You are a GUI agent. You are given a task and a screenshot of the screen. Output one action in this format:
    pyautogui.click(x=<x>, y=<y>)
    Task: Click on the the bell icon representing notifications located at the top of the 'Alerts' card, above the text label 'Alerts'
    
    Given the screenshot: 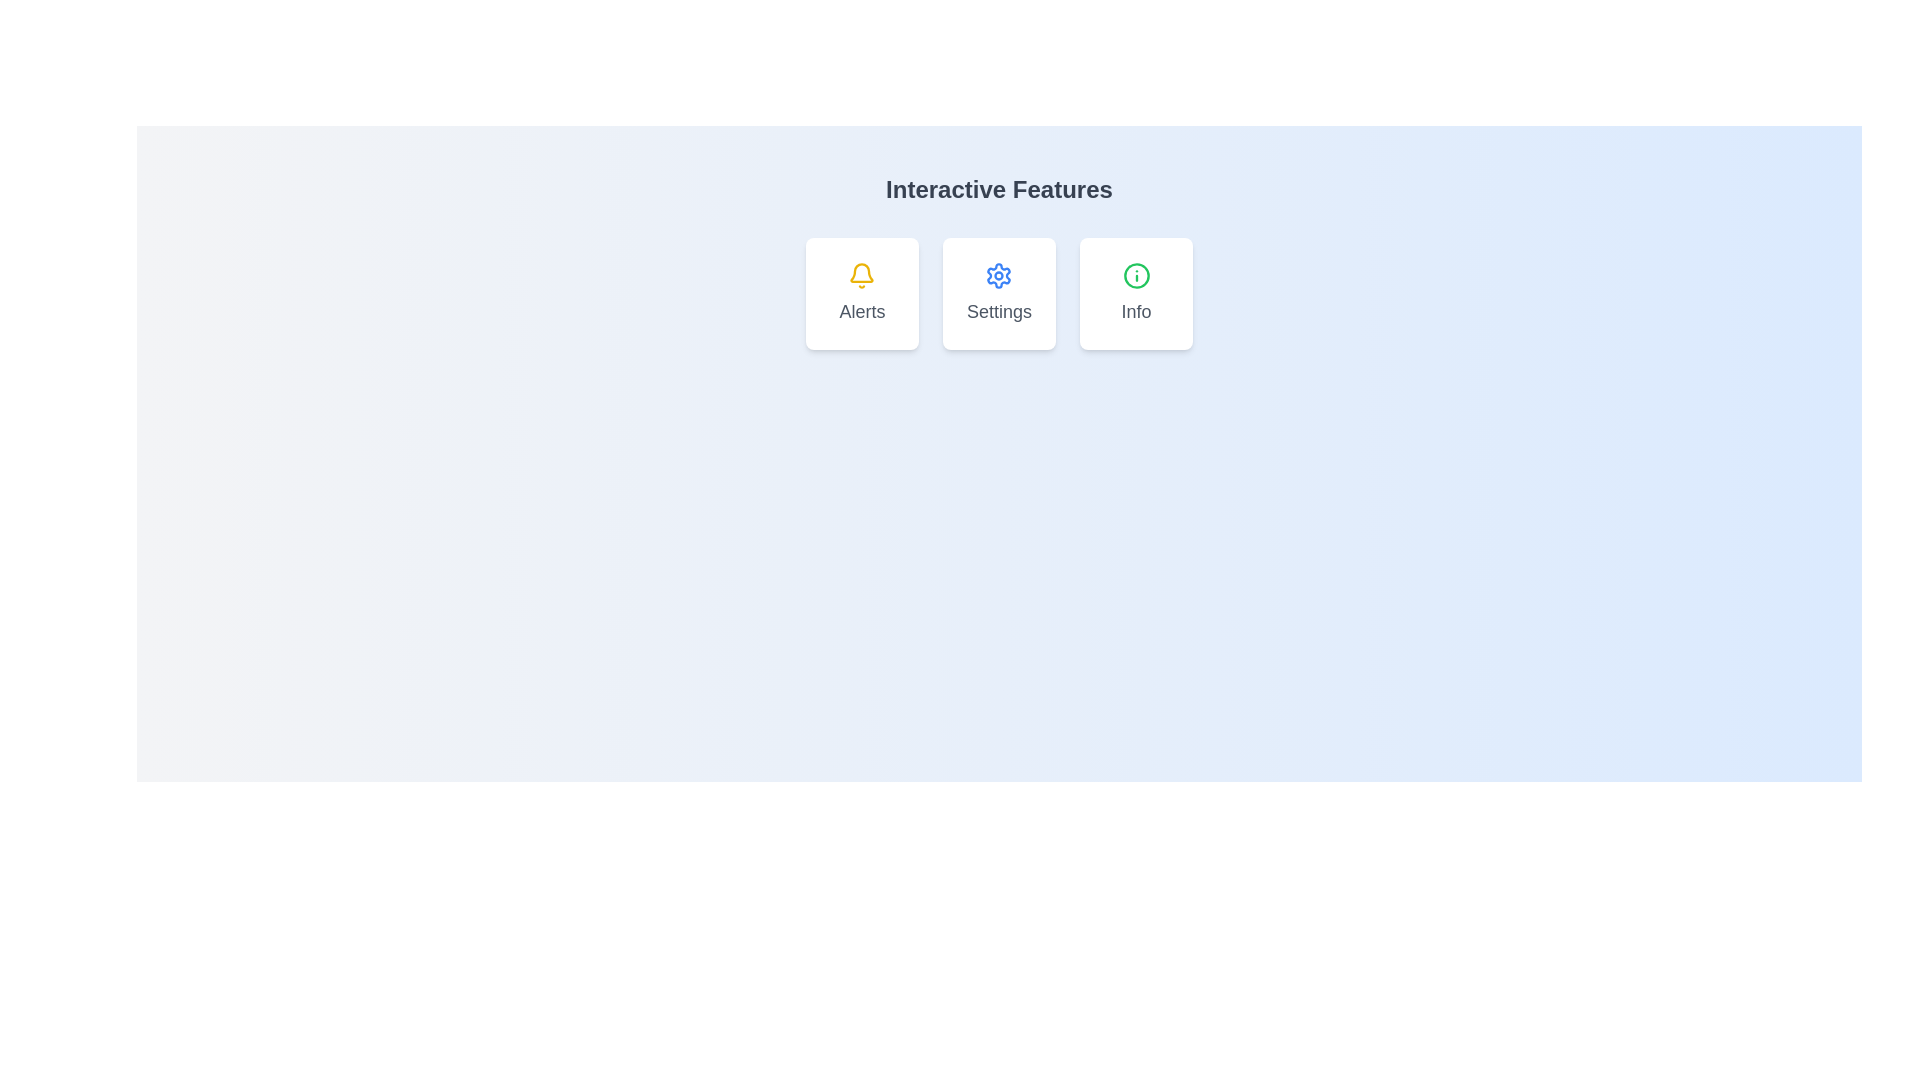 What is the action you would take?
    pyautogui.click(x=862, y=276)
    